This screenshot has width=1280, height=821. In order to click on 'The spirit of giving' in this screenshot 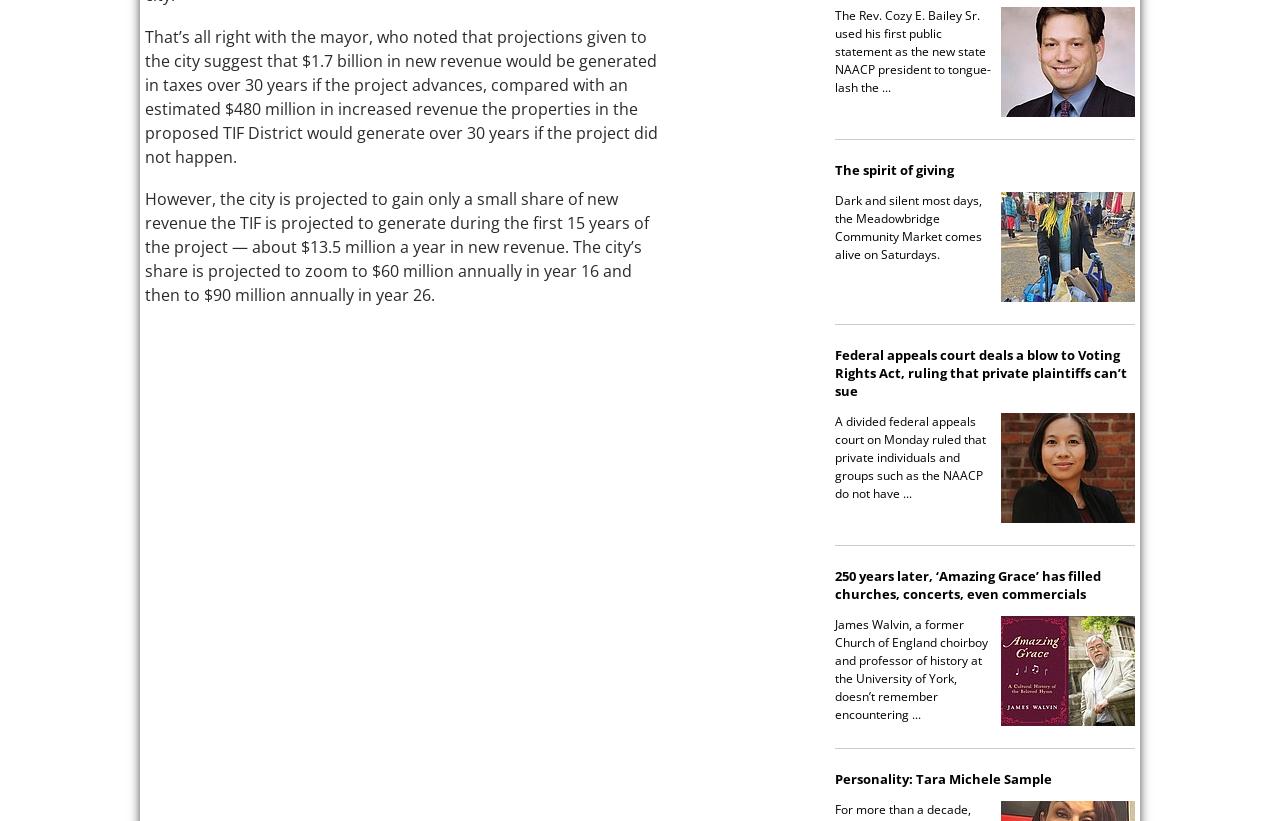, I will do `click(893, 168)`.